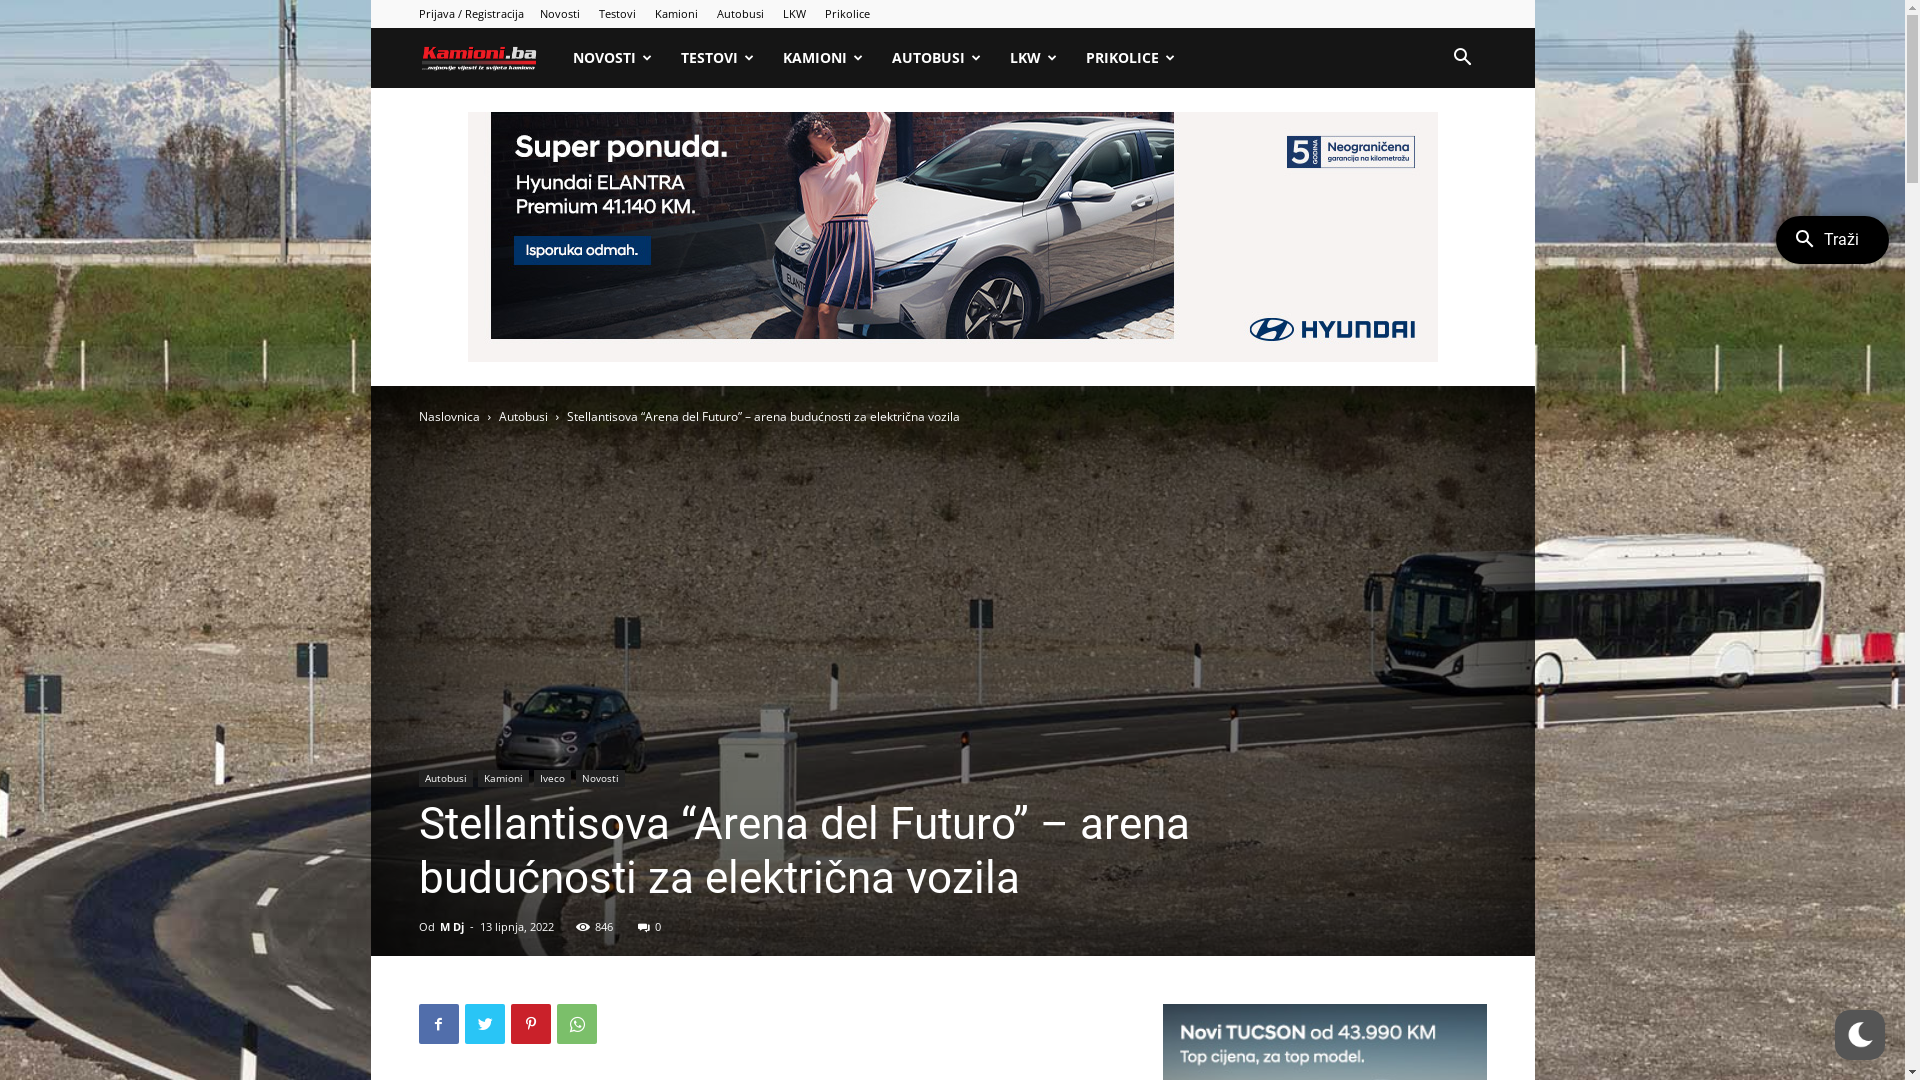 The height and width of the screenshot is (1080, 1920). I want to click on 'Iveco', so click(552, 777).